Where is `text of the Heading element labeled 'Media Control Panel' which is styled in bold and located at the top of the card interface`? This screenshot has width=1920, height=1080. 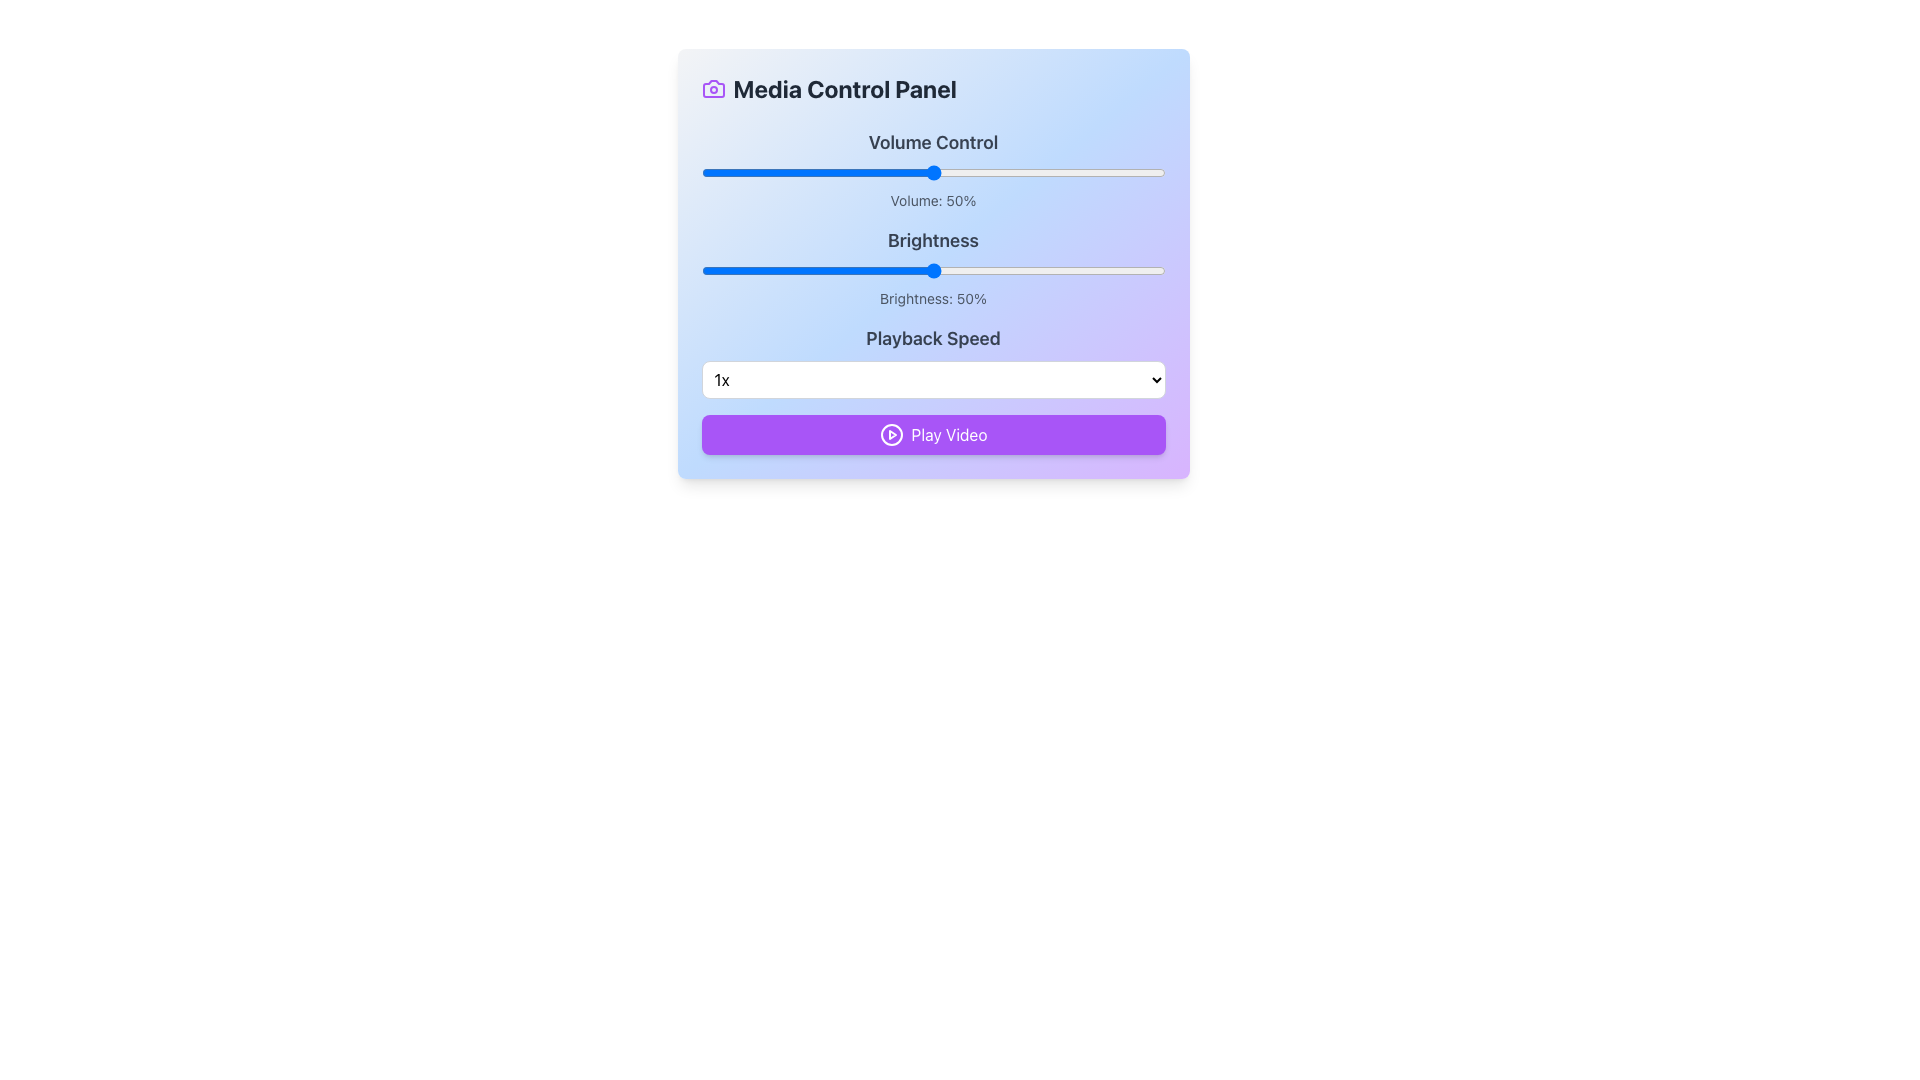 text of the Heading element labeled 'Media Control Panel' which is styled in bold and located at the top of the card interface is located at coordinates (932, 87).